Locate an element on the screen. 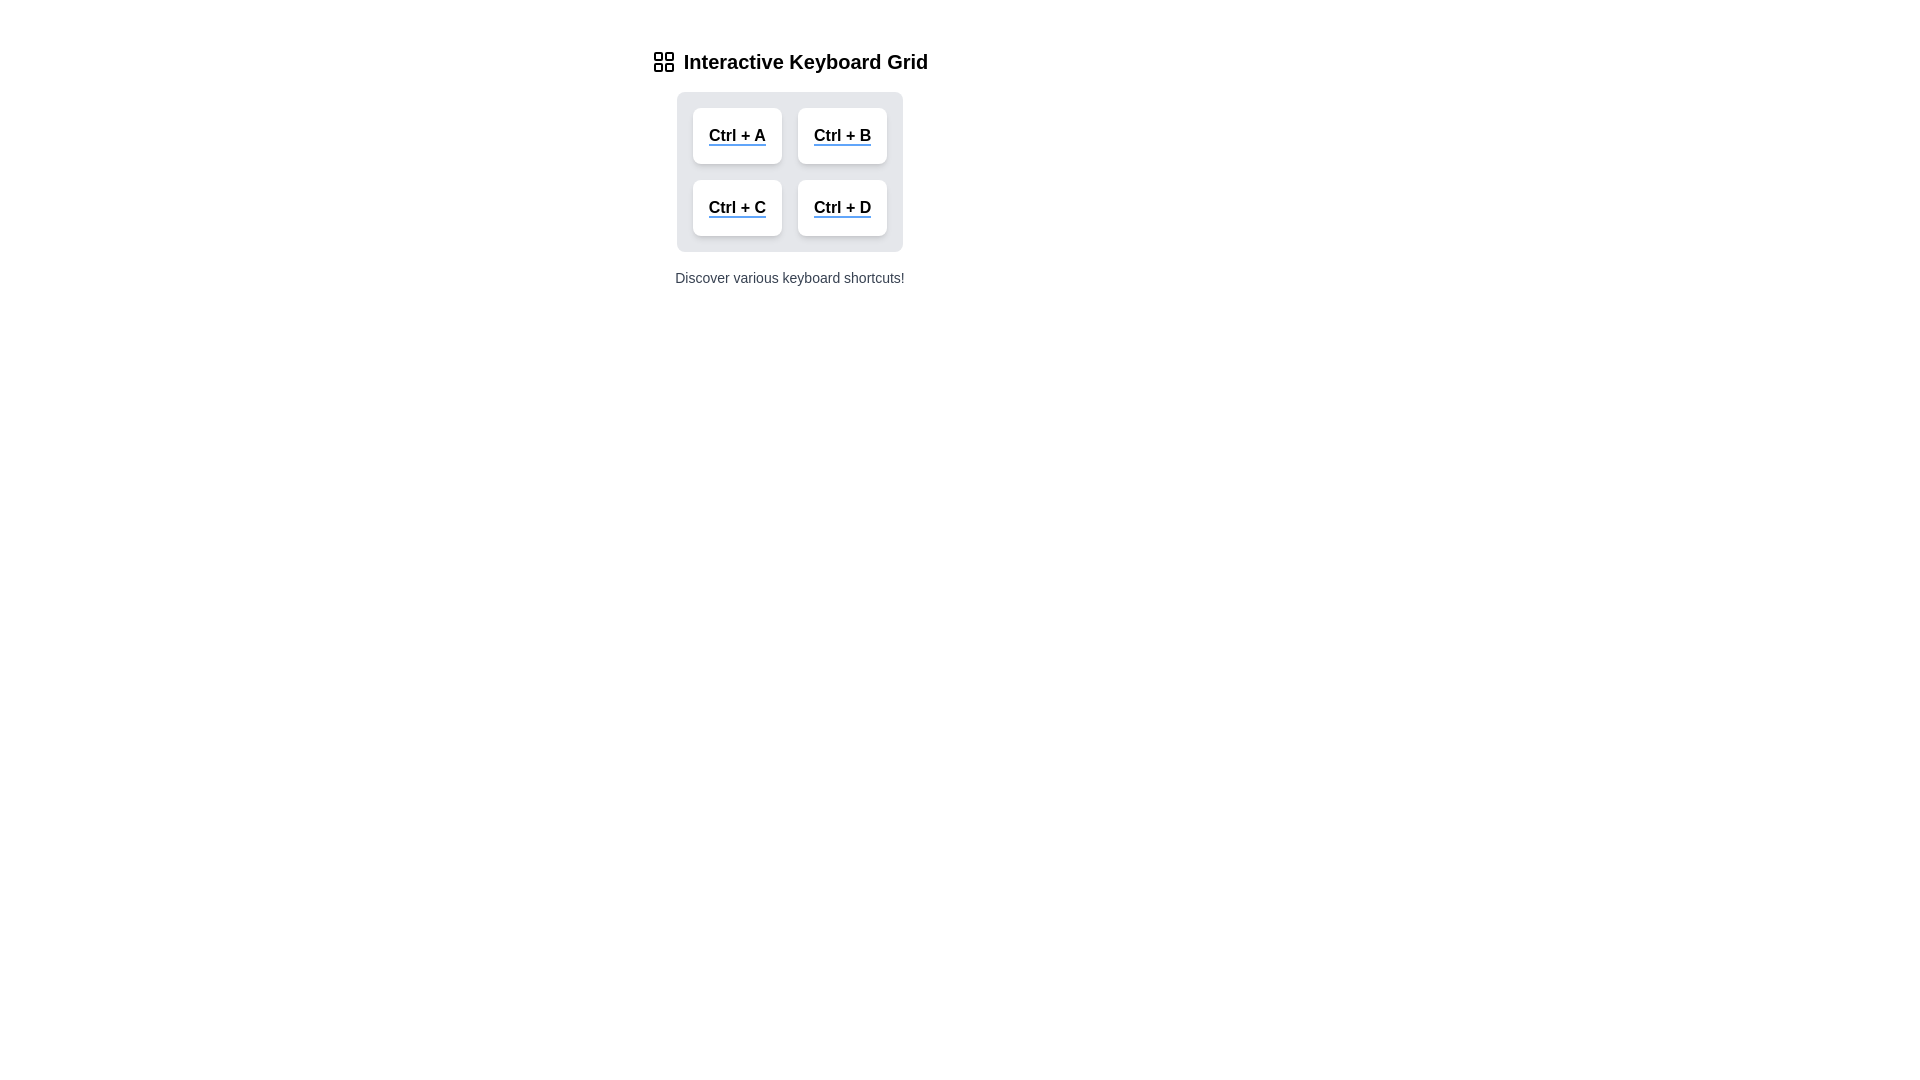  the text label 'Ctrl + C' located in the third button of the grid, in the second row, left column of the 'Interactive Keyboard Grid' is located at coordinates (736, 208).